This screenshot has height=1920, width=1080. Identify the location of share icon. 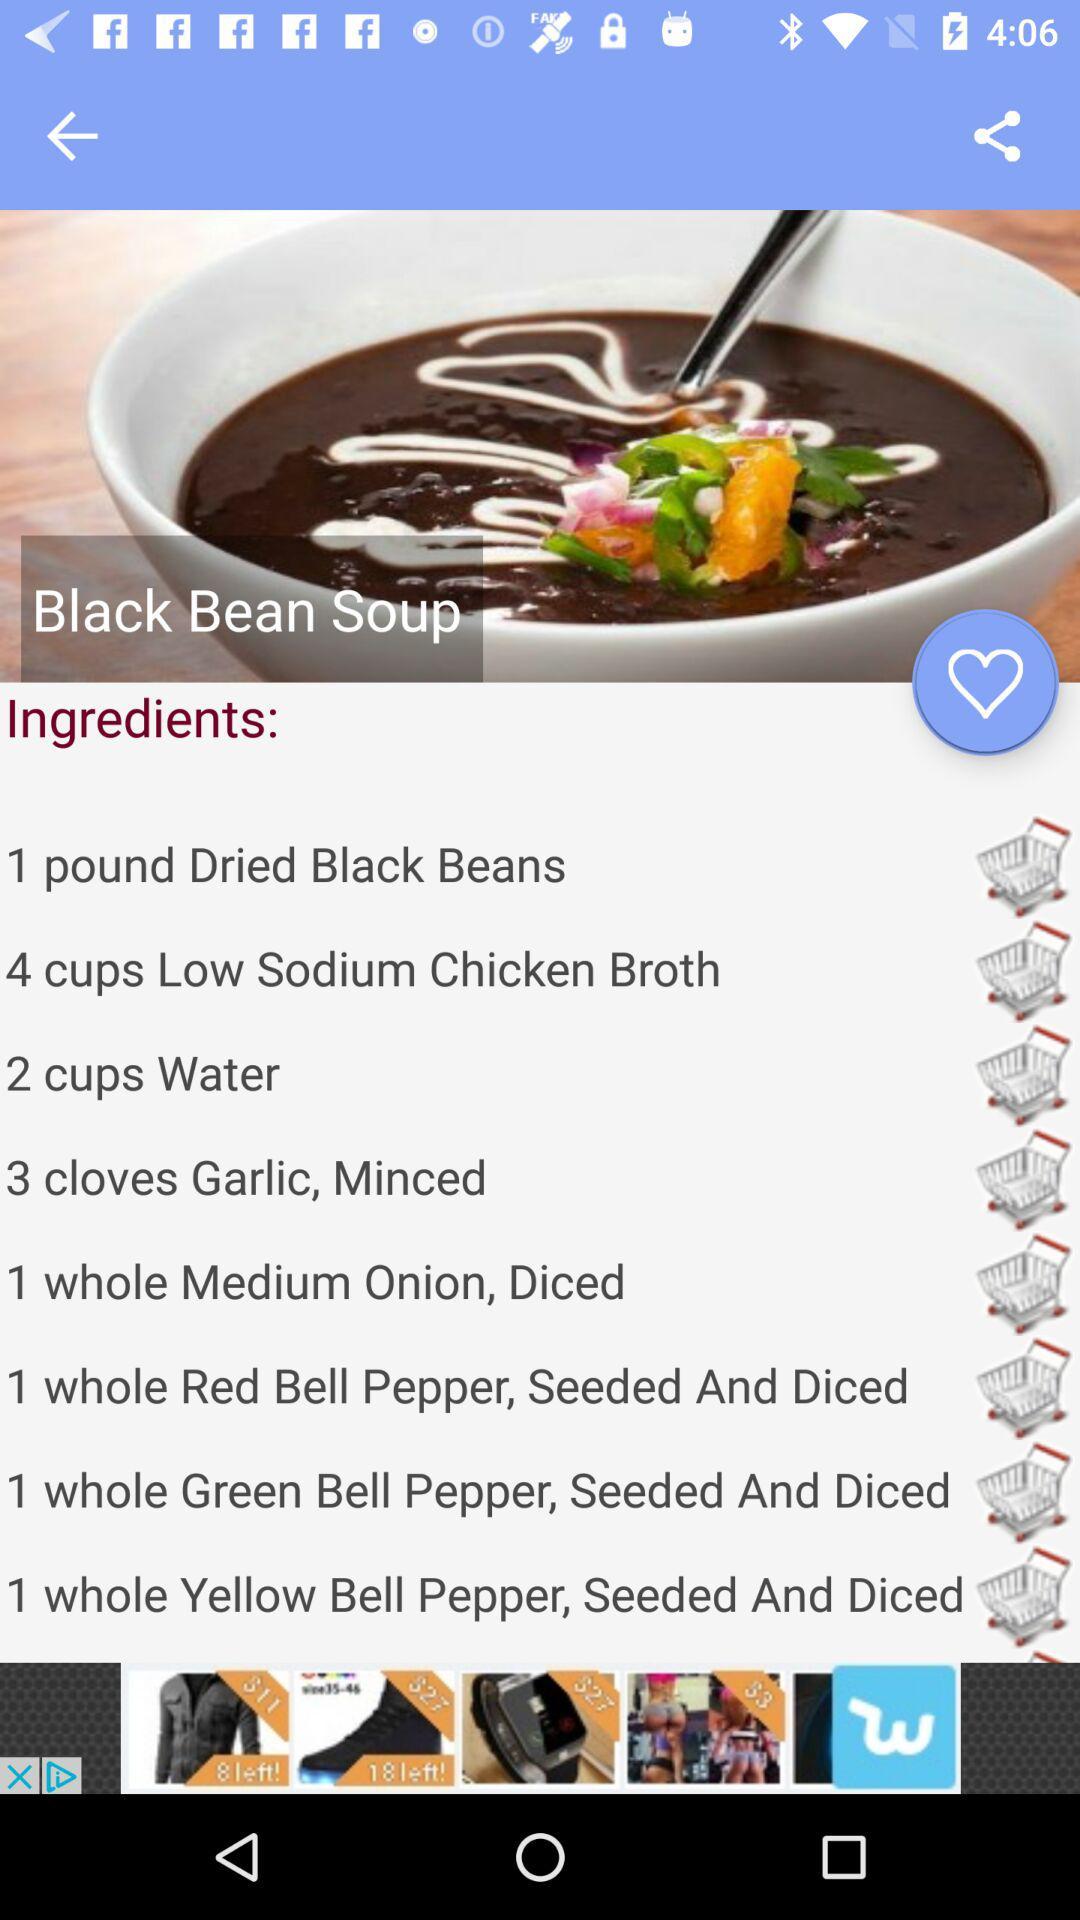
(997, 135).